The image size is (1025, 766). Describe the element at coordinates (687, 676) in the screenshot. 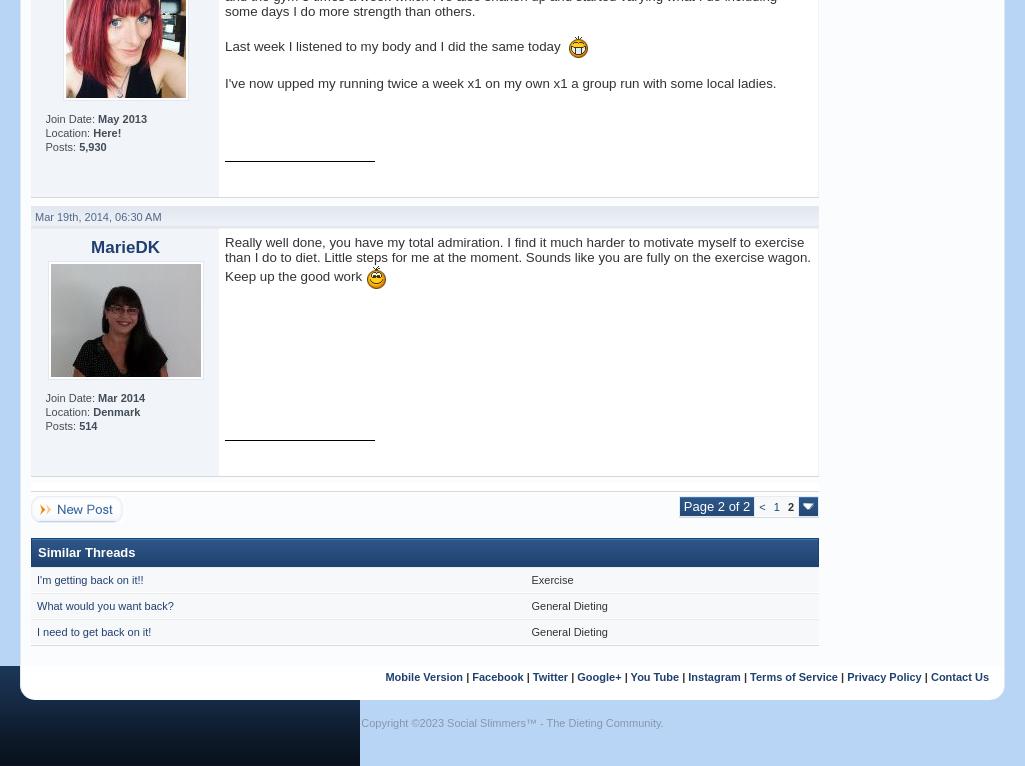

I see `'Instagram'` at that location.